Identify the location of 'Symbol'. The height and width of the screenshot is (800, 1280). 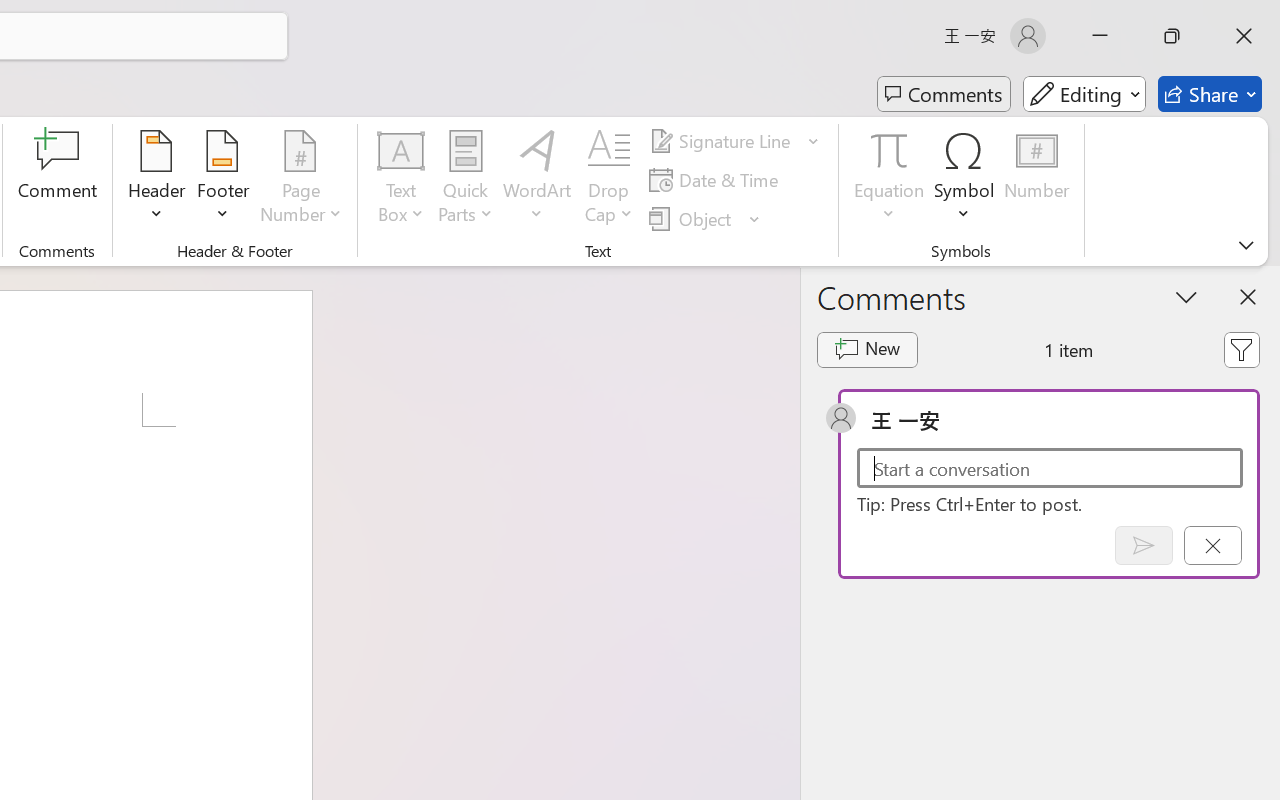
(964, 179).